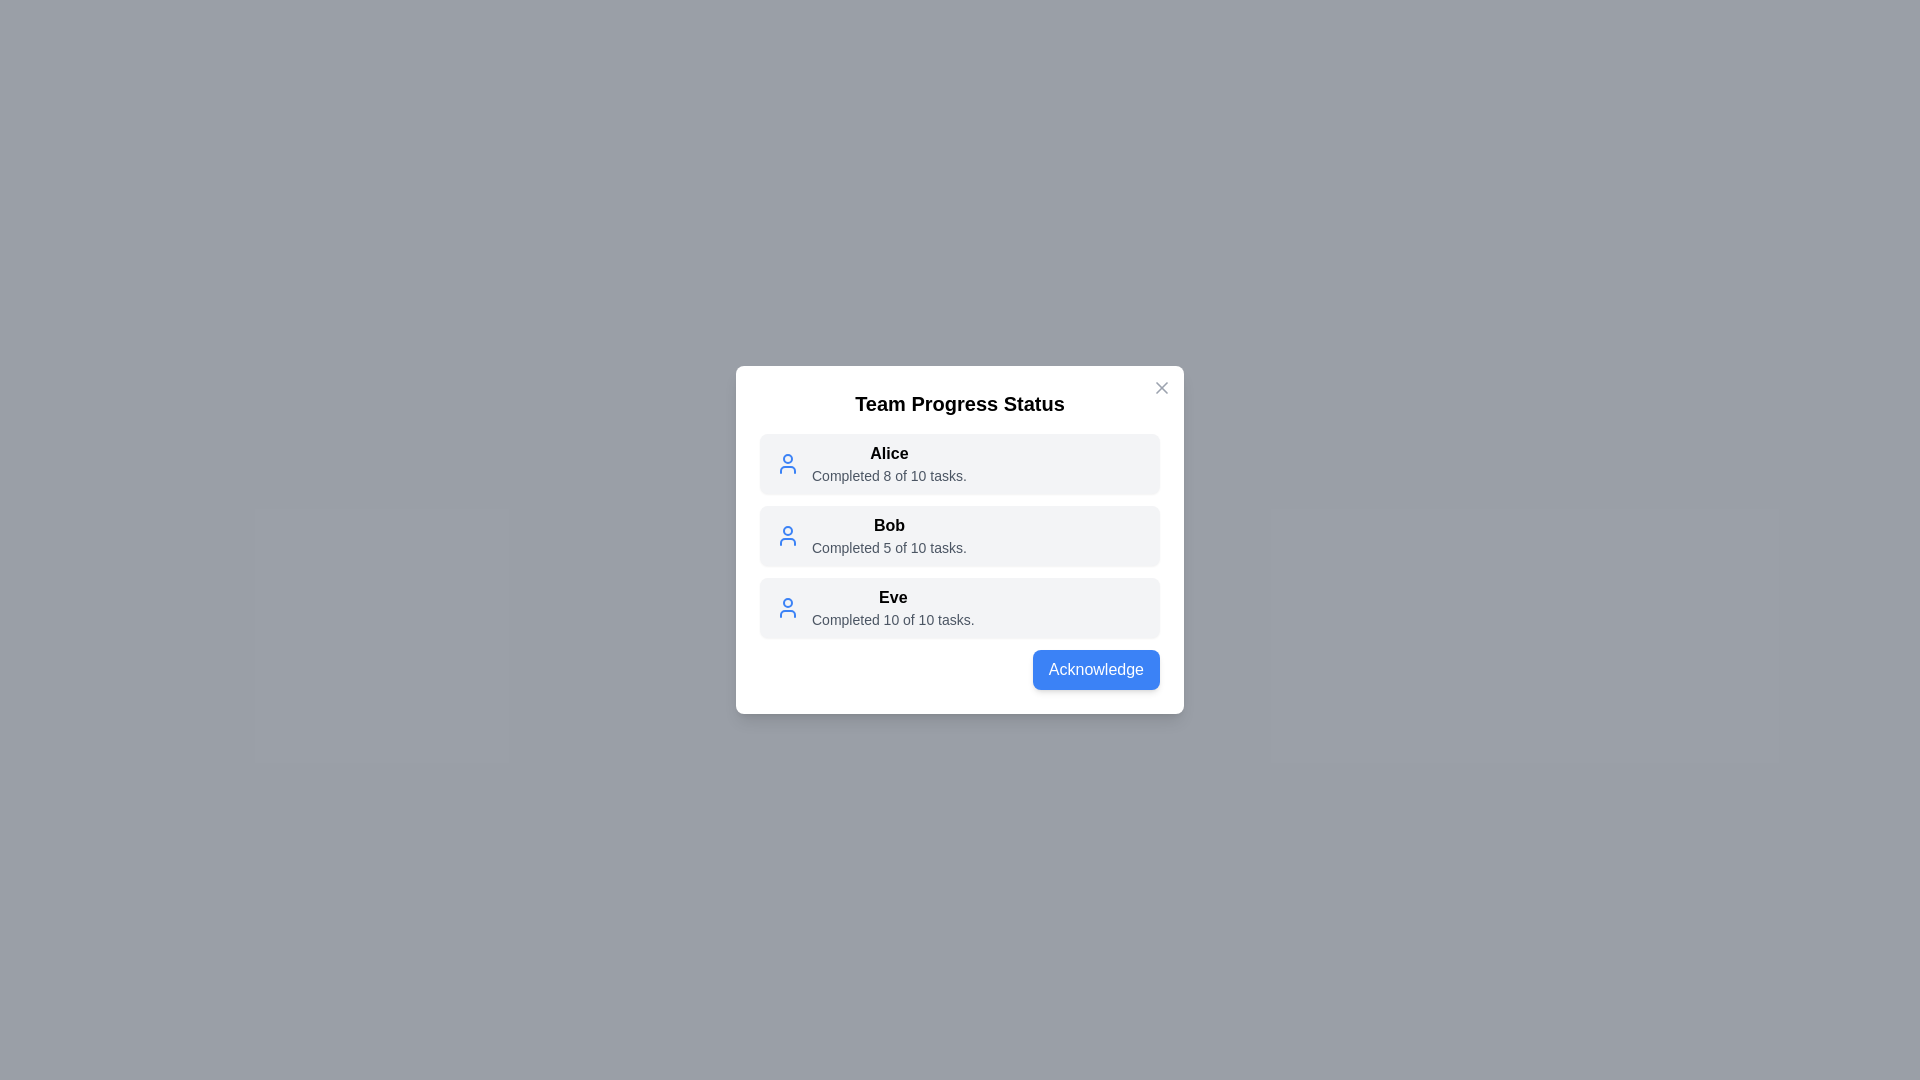 The height and width of the screenshot is (1080, 1920). Describe the element at coordinates (960, 463) in the screenshot. I see `the card of the team member Alice` at that location.